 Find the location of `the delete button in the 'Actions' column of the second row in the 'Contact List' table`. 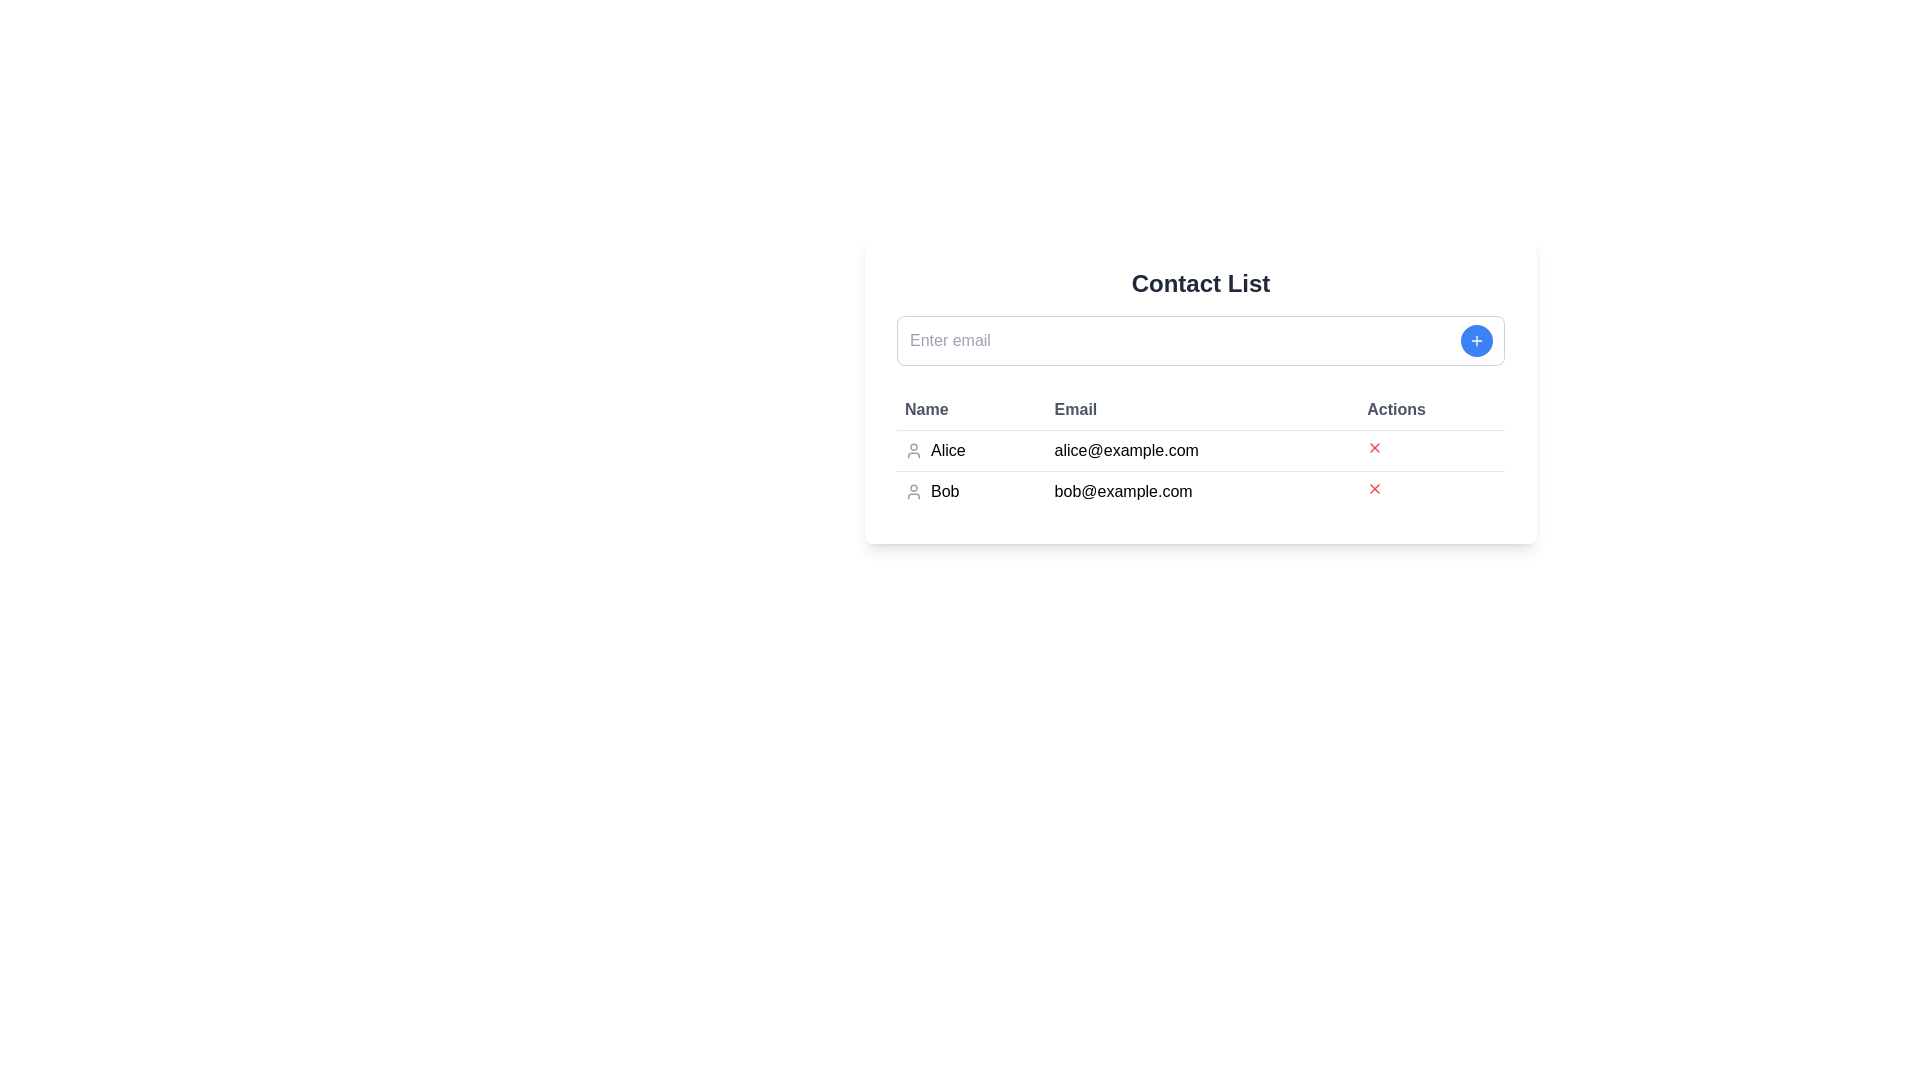

the delete button in the 'Actions' column of the second row in the 'Contact List' table is located at coordinates (1374, 446).